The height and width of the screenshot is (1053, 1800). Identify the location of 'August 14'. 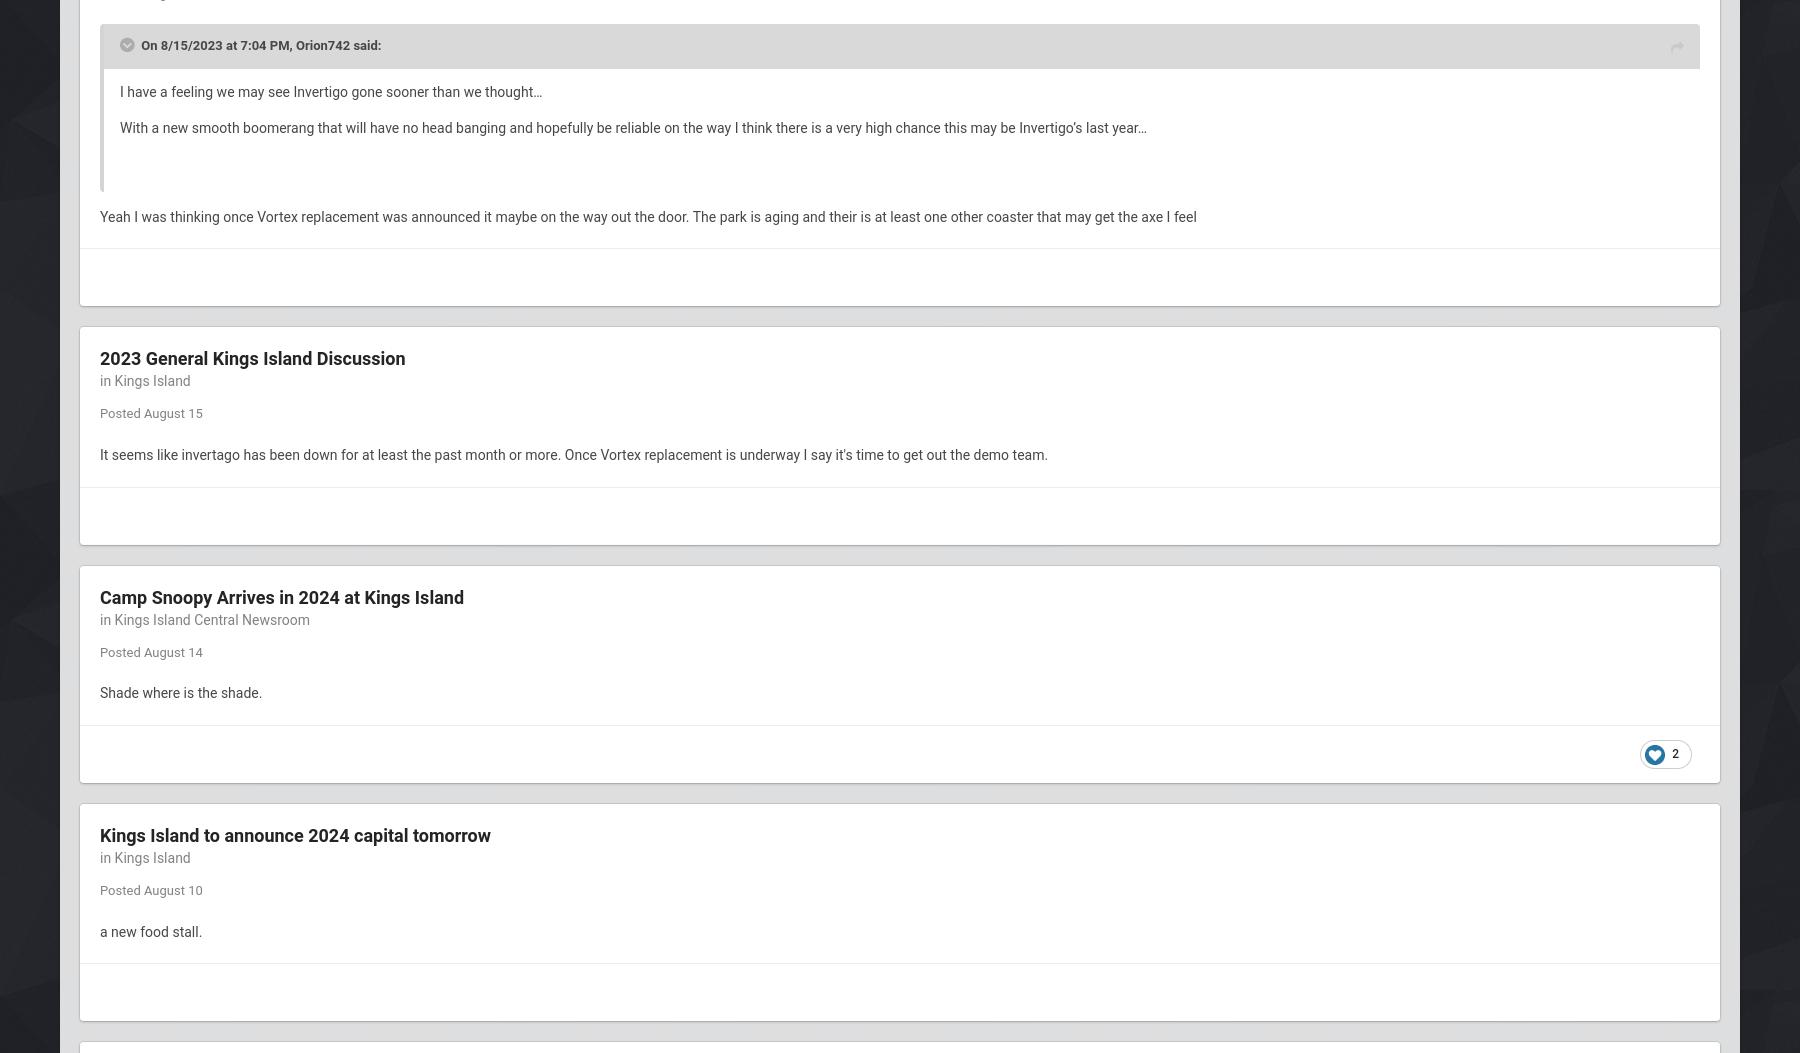
(172, 650).